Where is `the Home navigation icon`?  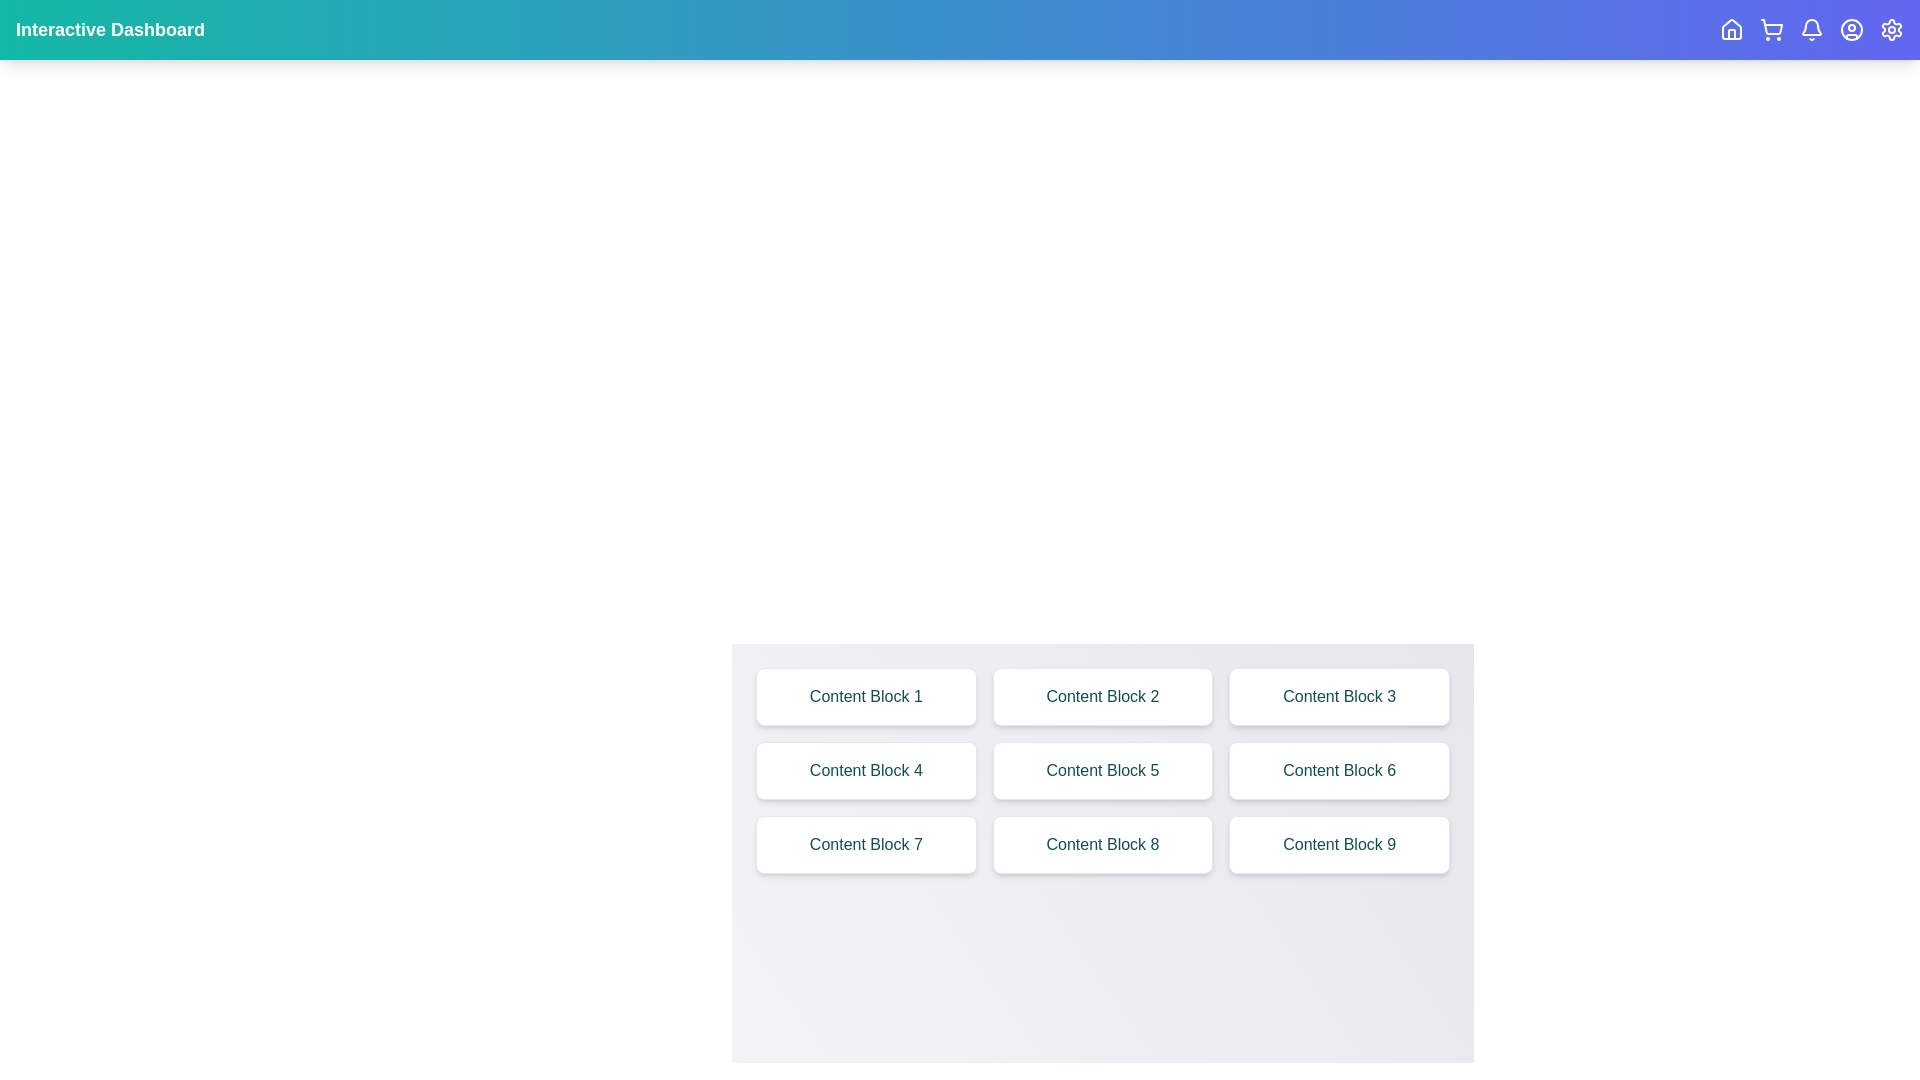
the Home navigation icon is located at coordinates (1731, 30).